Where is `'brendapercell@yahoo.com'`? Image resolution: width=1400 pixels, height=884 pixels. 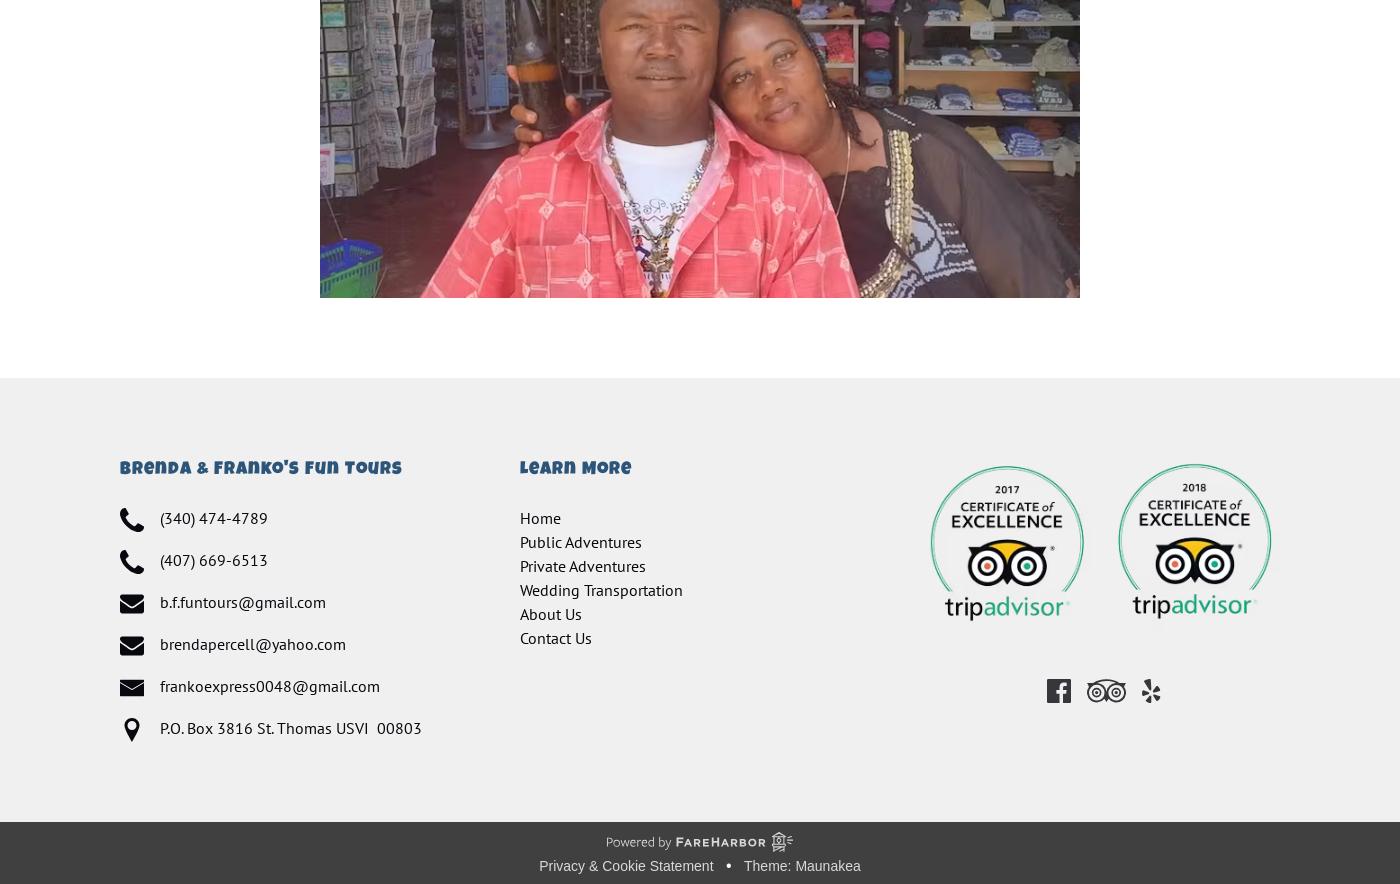 'brendapercell@yahoo.com' is located at coordinates (252, 642).